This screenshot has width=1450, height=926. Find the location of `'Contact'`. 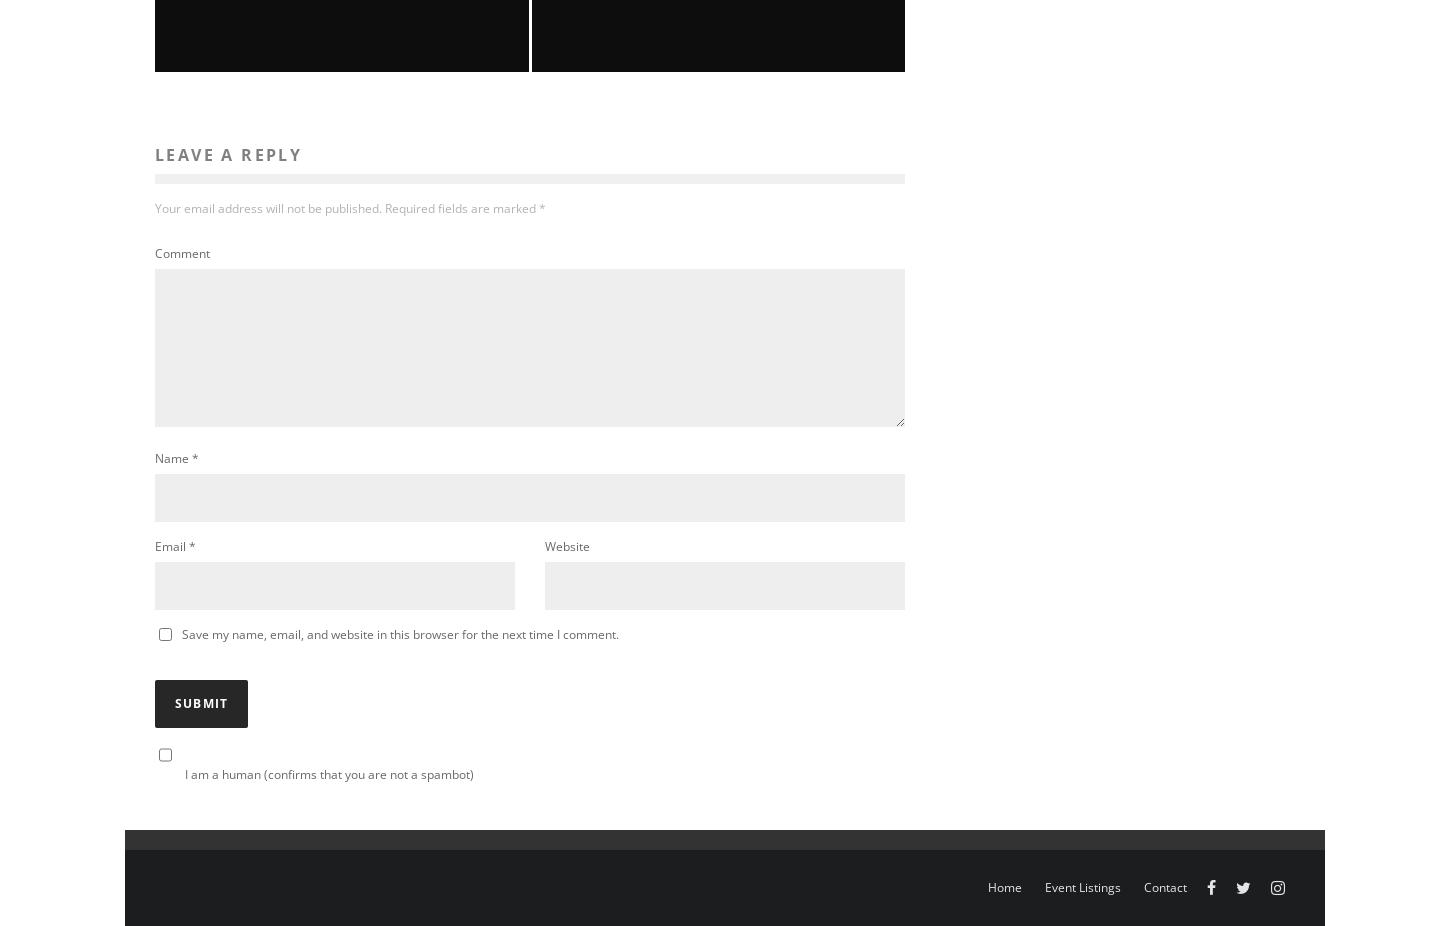

'Contact' is located at coordinates (1164, 887).